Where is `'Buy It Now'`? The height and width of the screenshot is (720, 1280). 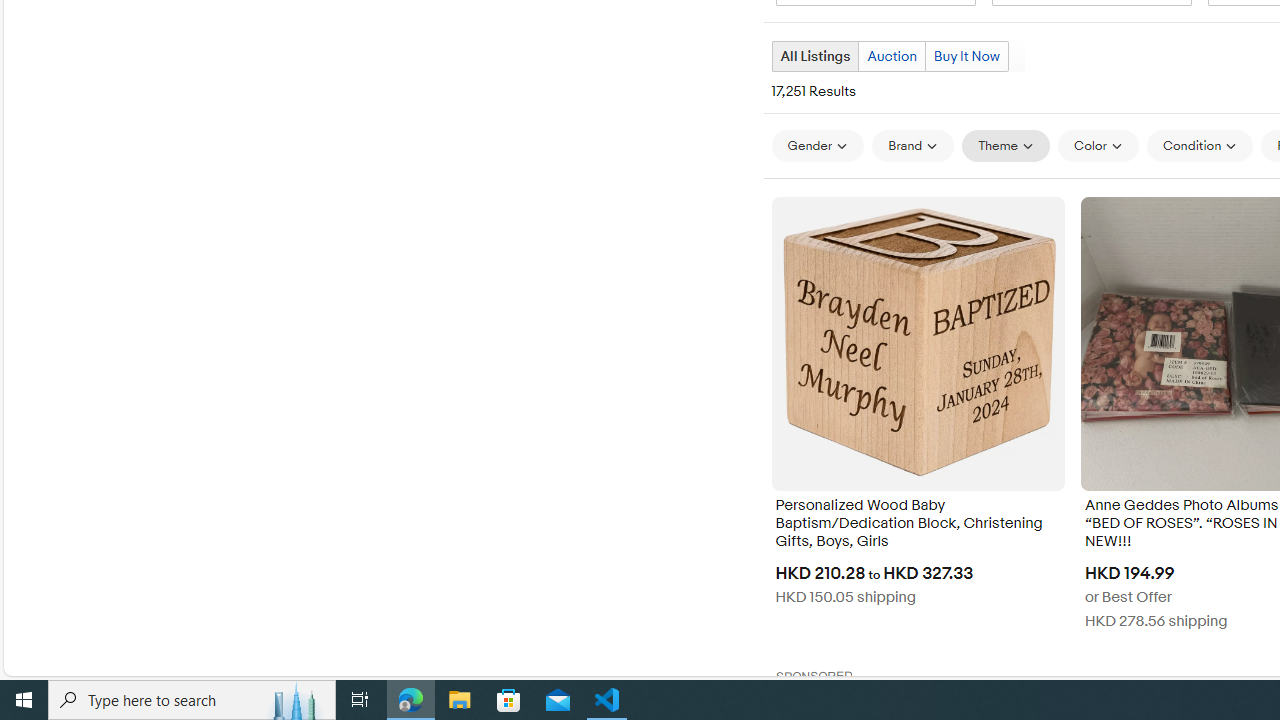 'Buy It Now' is located at coordinates (967, 55).